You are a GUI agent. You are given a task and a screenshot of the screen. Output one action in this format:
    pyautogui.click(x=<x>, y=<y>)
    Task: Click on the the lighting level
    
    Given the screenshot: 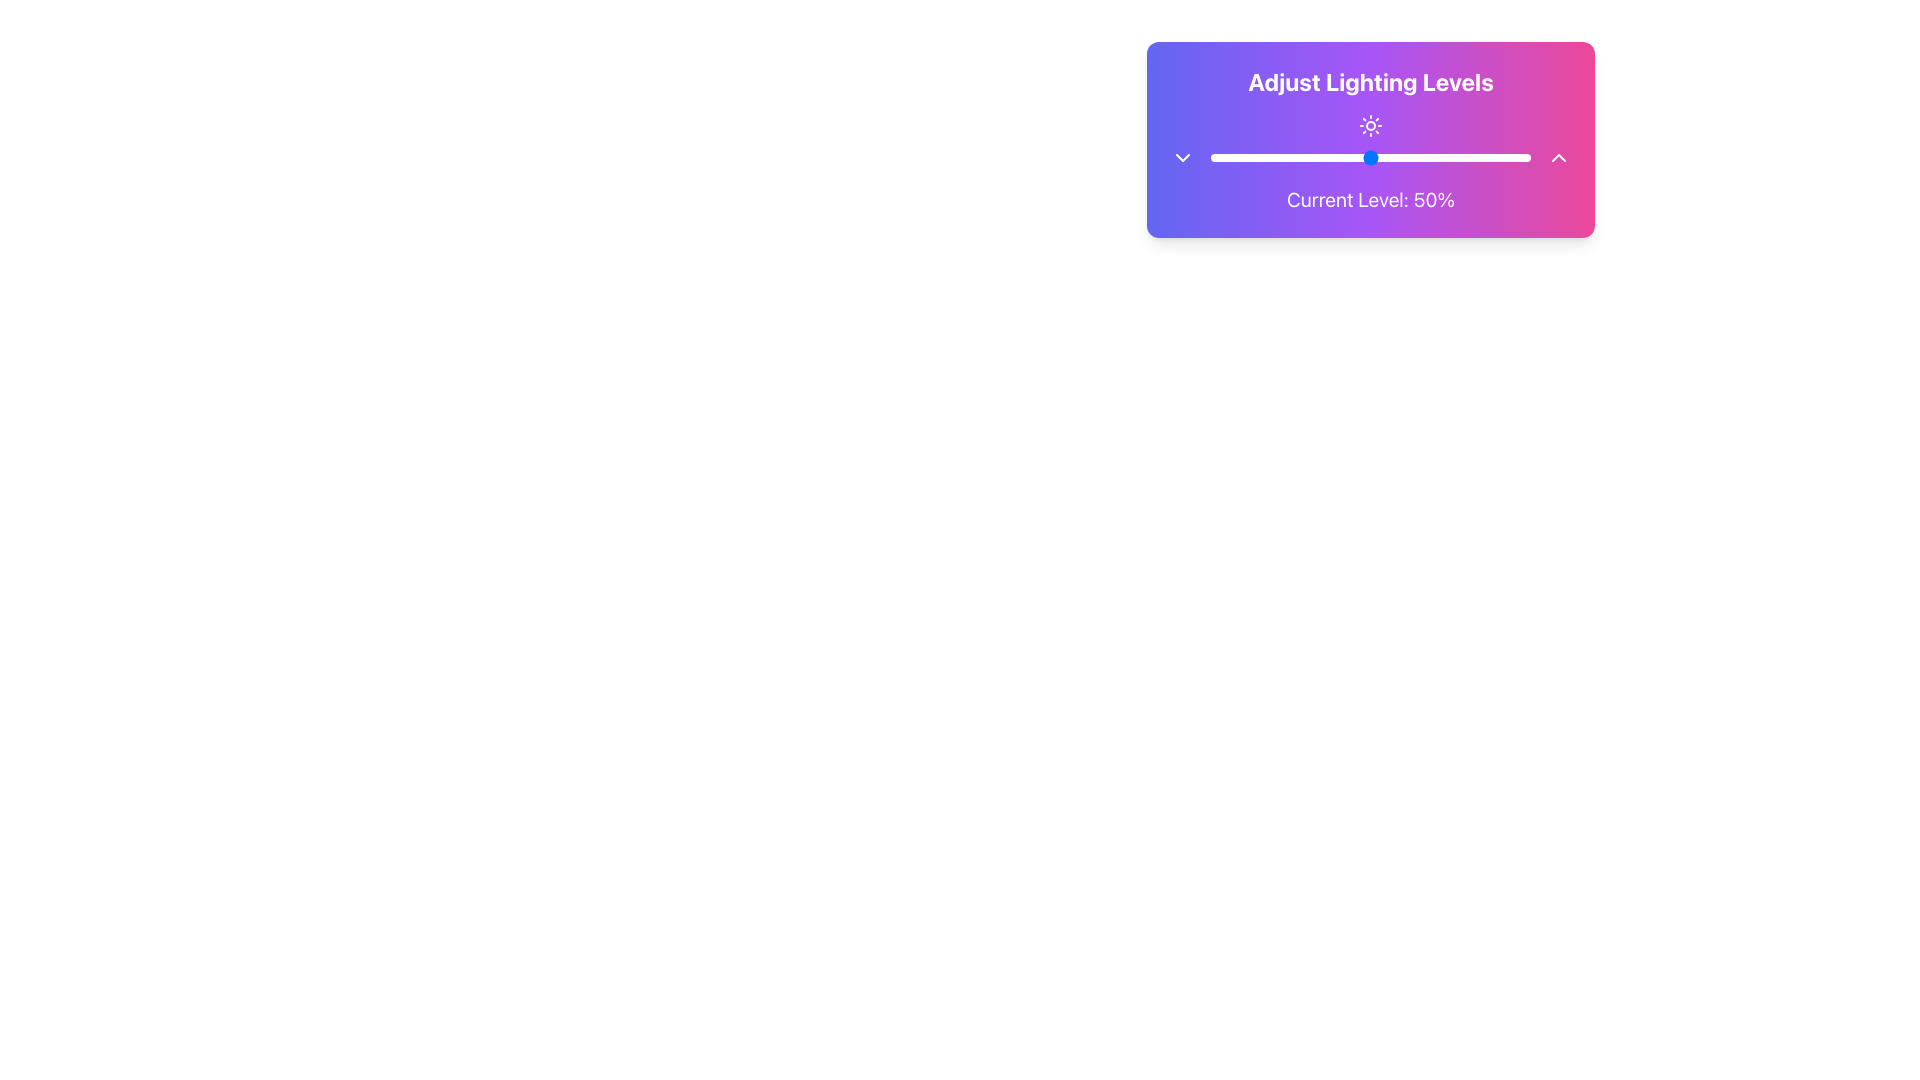 What is the action you would take?
    pyautogui.click(x=1229, y=157)
    